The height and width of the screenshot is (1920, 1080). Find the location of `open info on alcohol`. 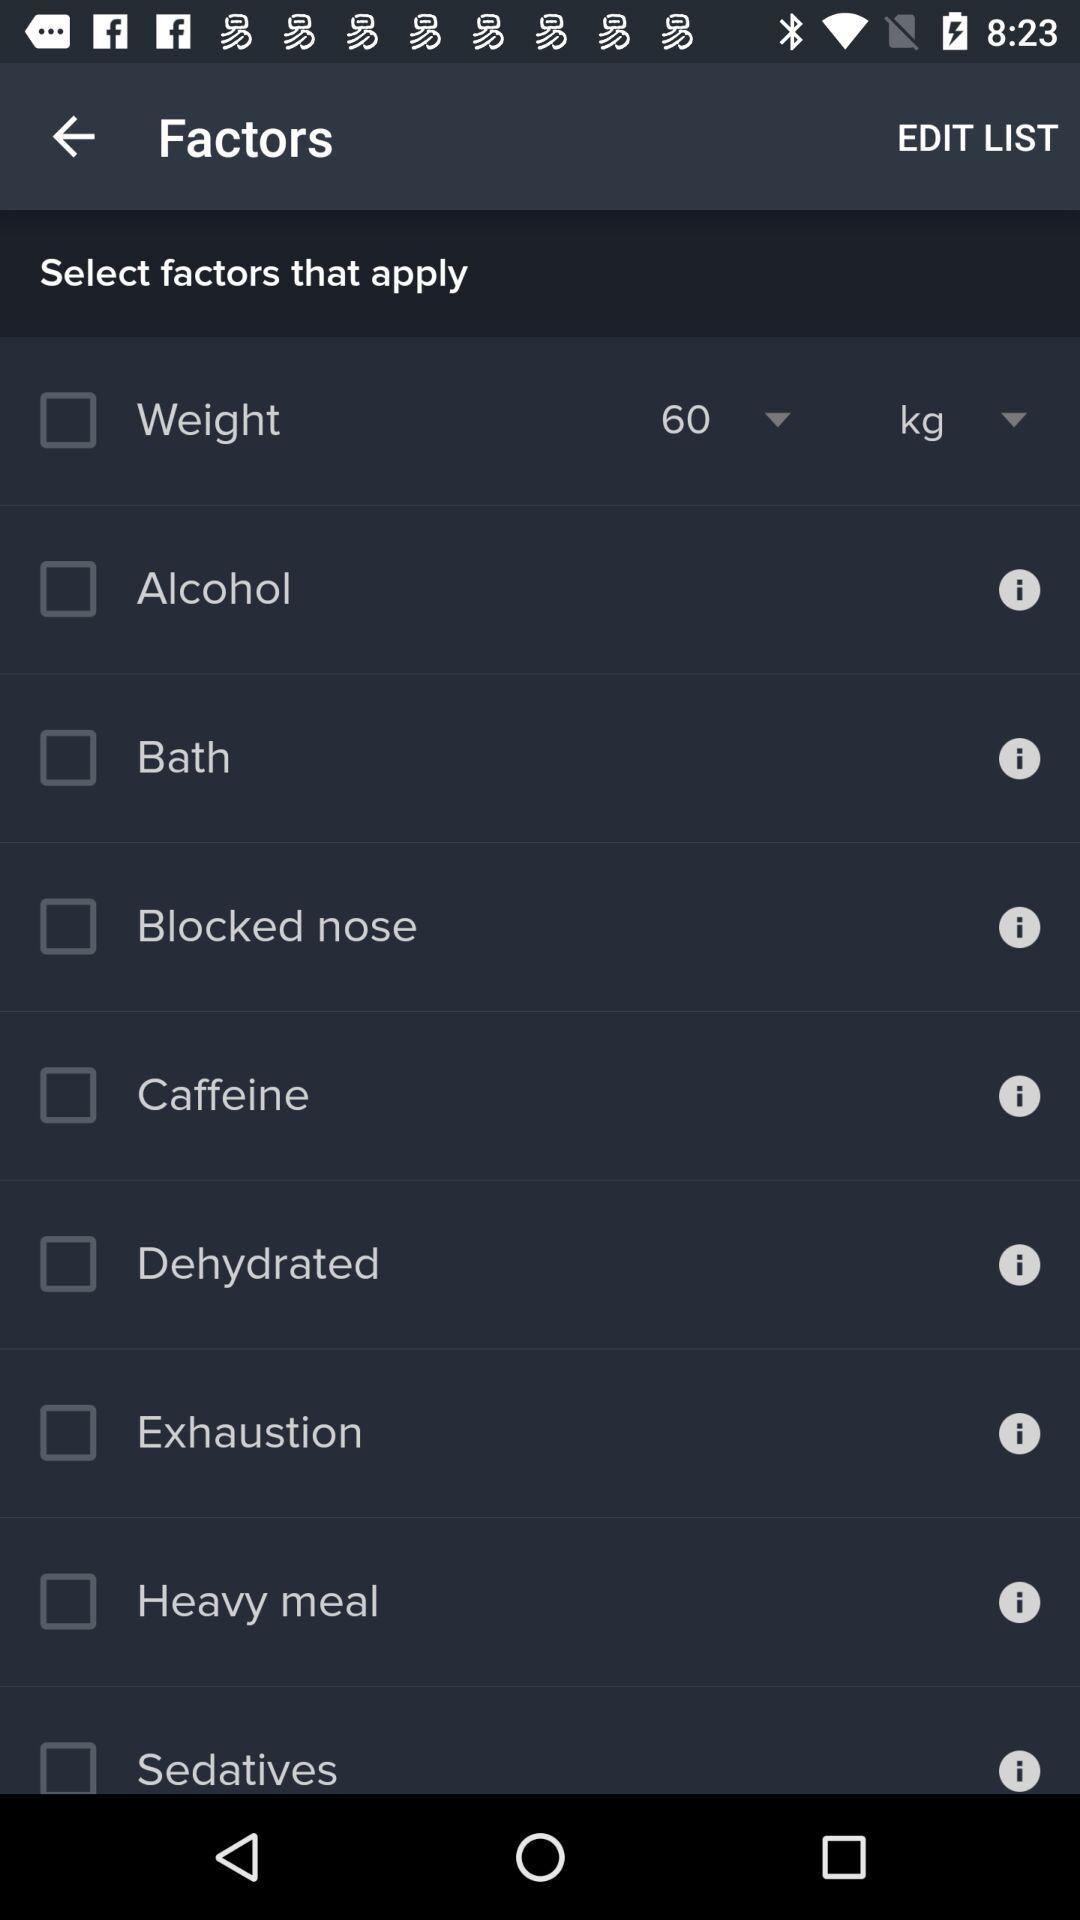

open info on alcohol is located at coordinates (1019, 588).